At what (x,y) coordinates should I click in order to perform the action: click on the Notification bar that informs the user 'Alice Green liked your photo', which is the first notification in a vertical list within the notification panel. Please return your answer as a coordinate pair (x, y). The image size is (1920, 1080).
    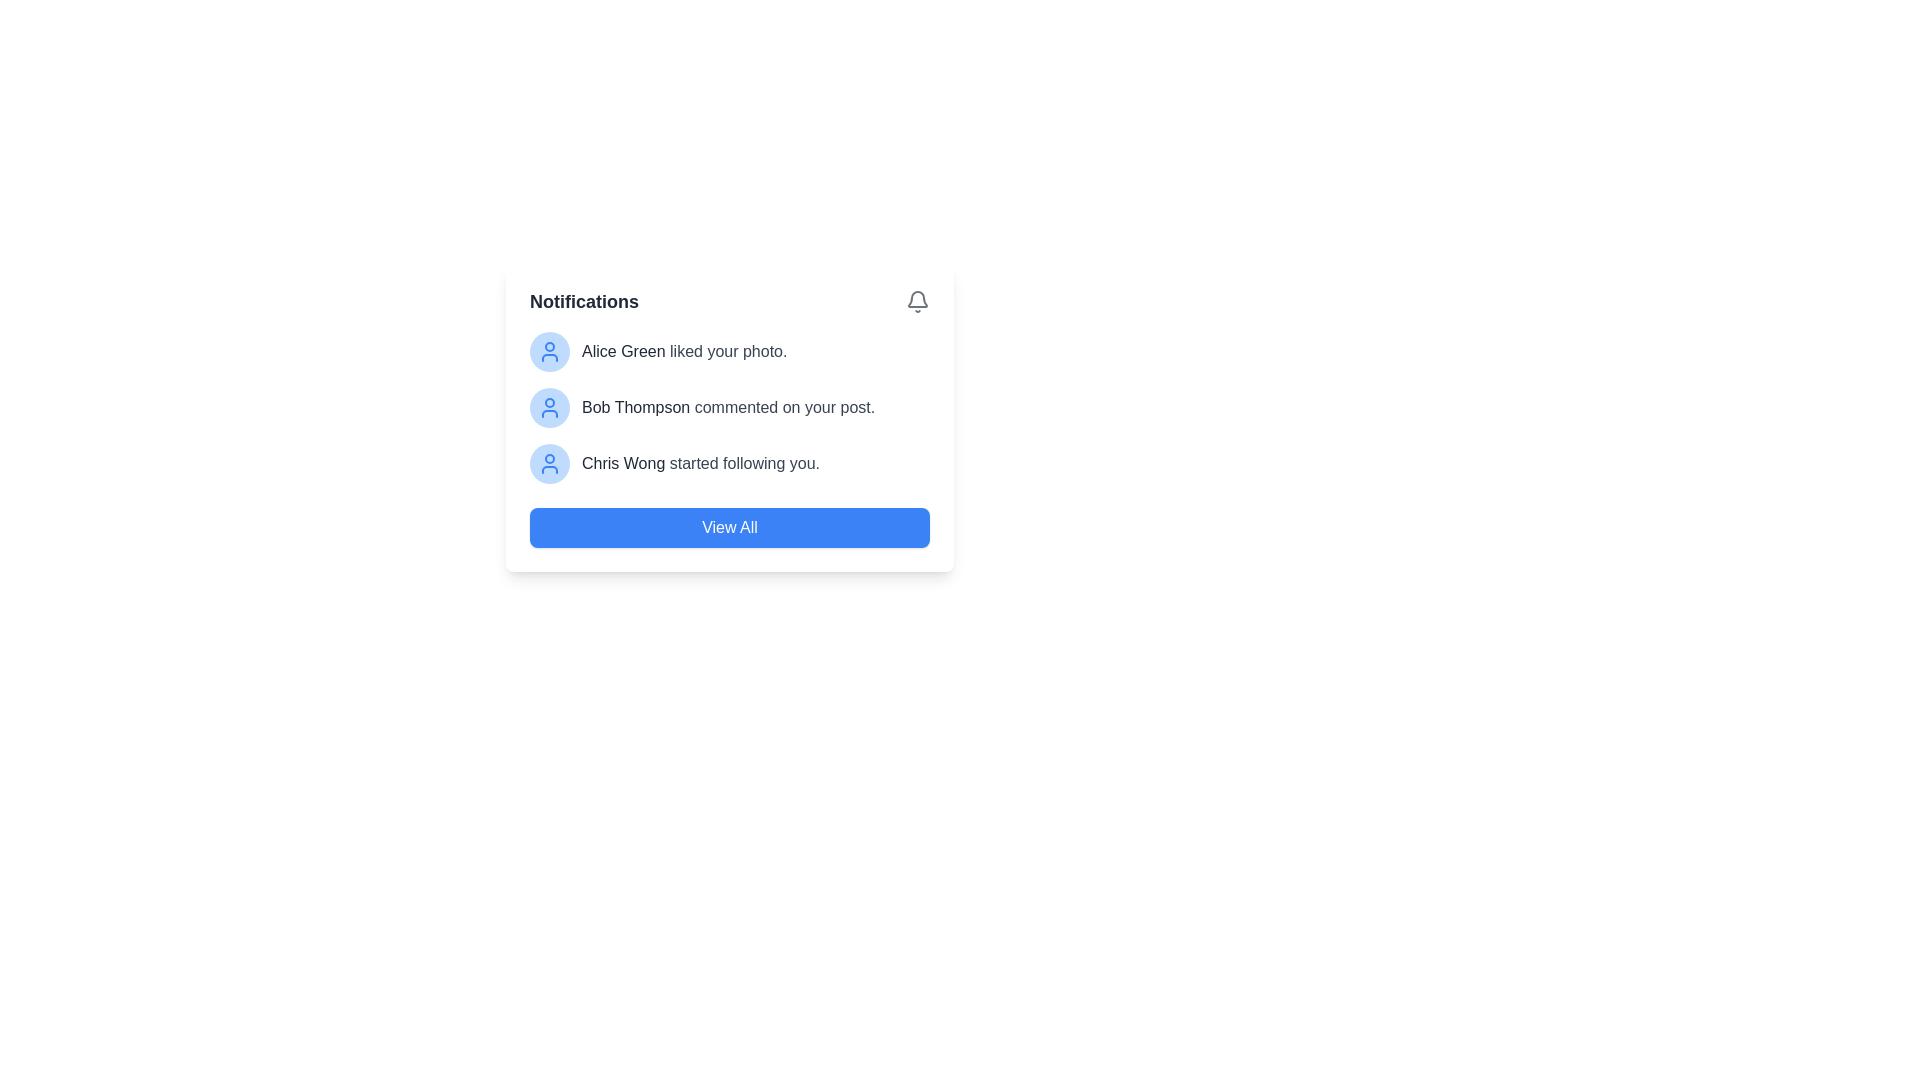
    Looking at the image, I should click on (728, 350).